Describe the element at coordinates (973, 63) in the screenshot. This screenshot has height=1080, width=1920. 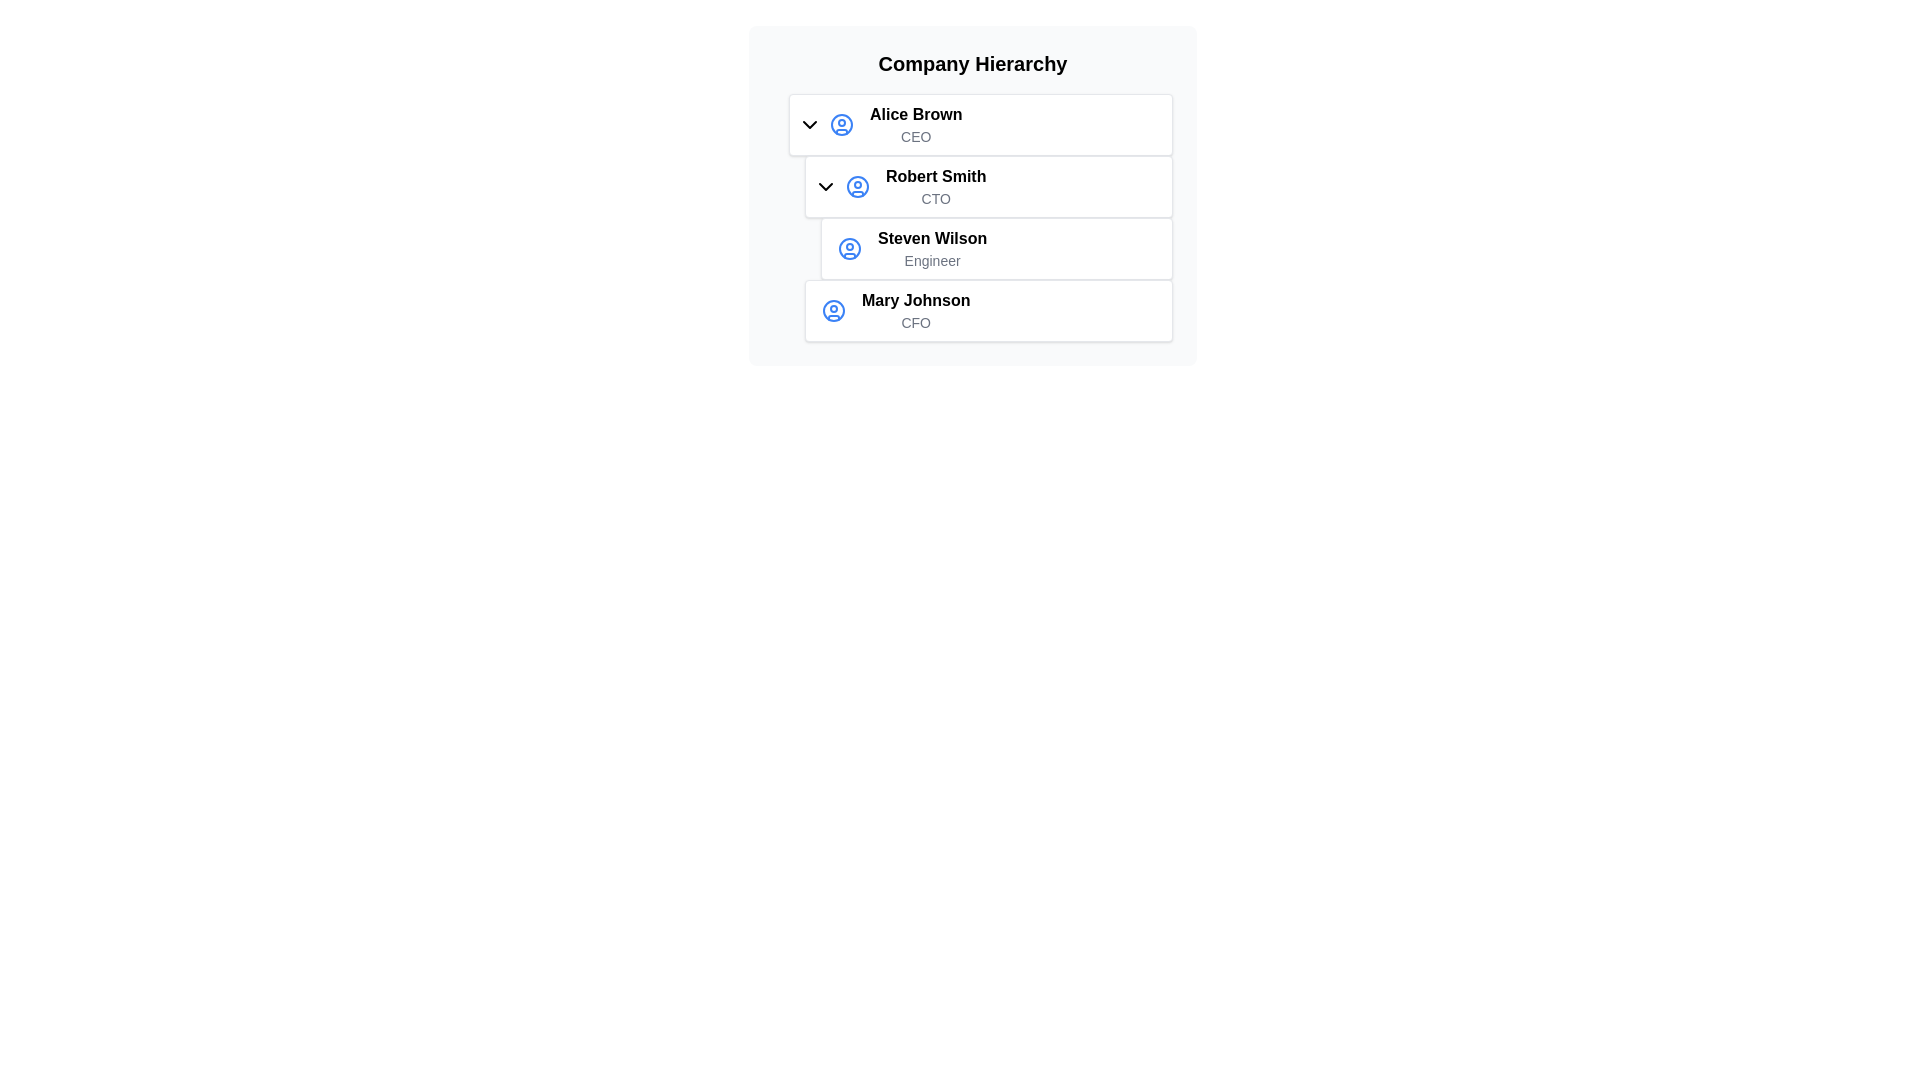
I see `text label at the top of the company hierarchy section, which serves as the title or heading for the information presented below` at that location.